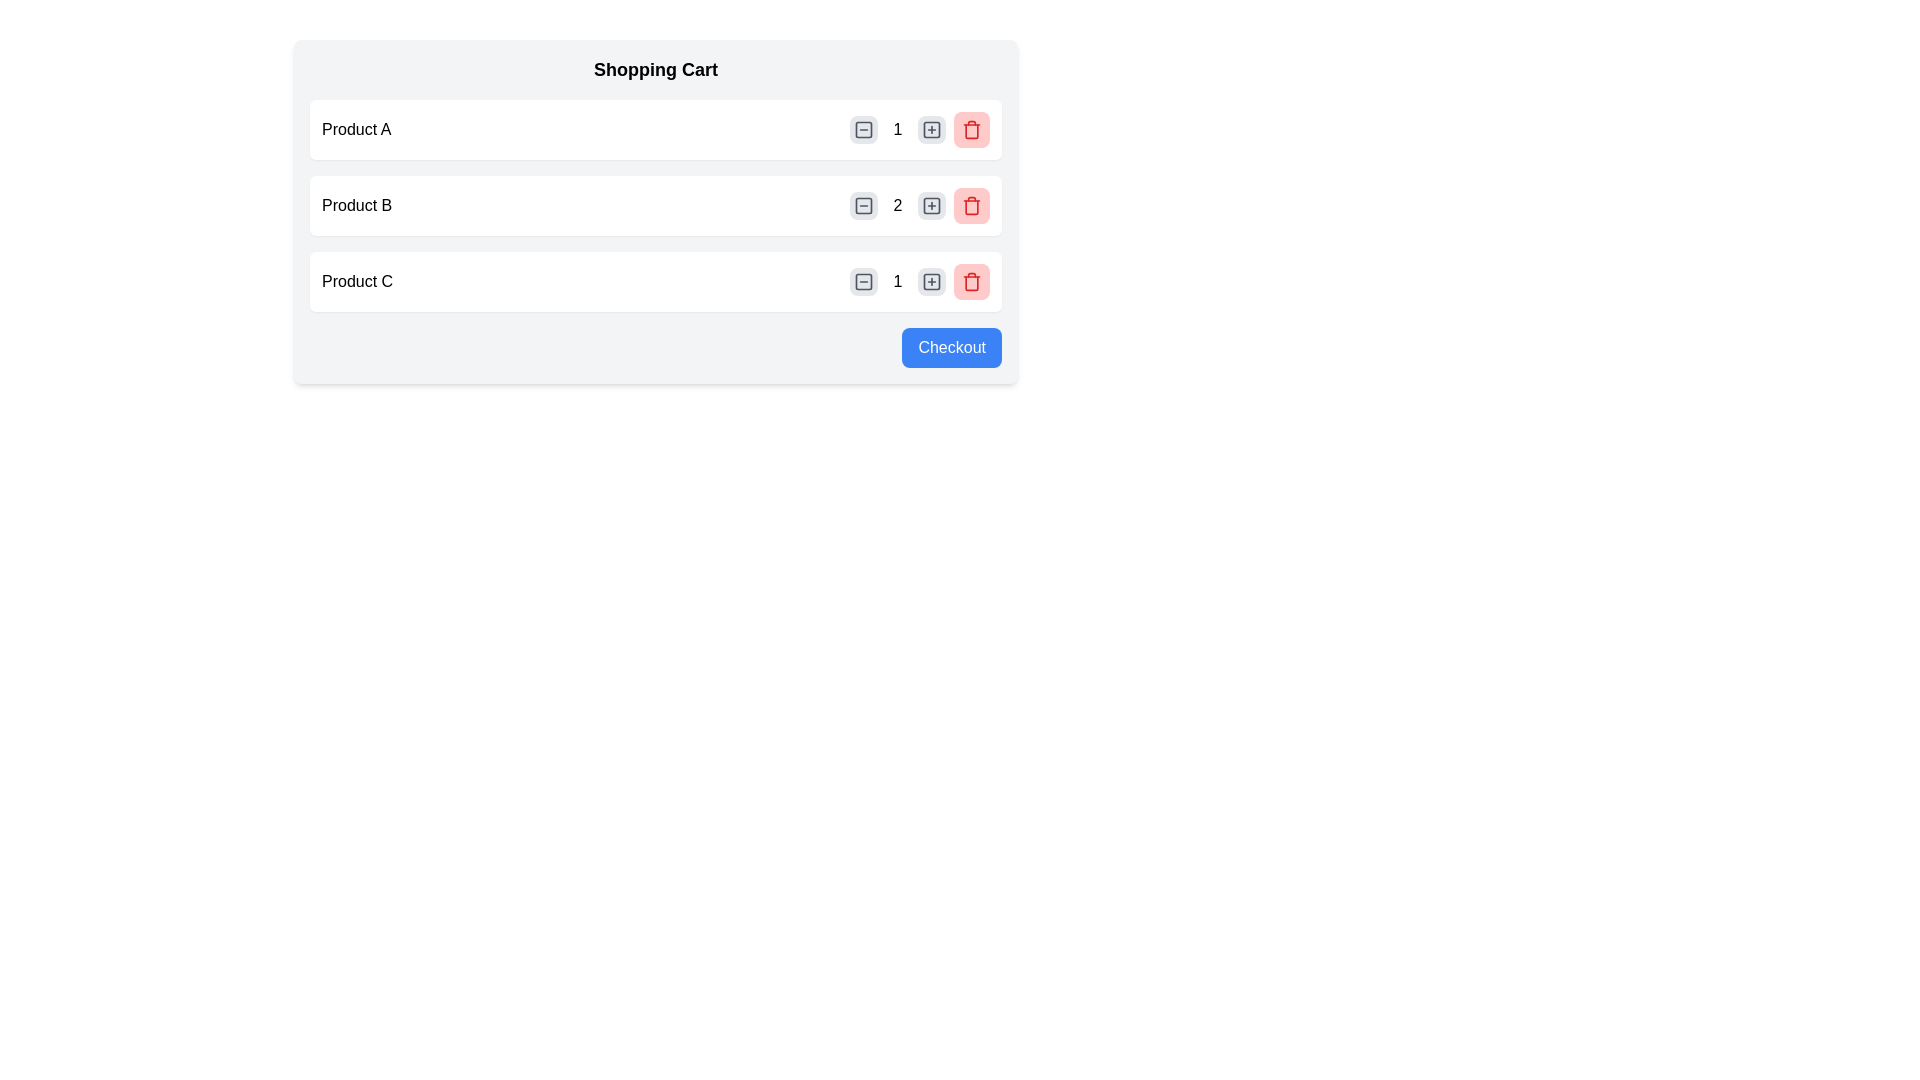 Image resolution: width=1920 pixels, height=1080 pixels. What do you see at coordinates (864, 205) in the screenshot?
I see `the decrement button for 'Product B' in the shopping cart` at bounding box center [864, 205].